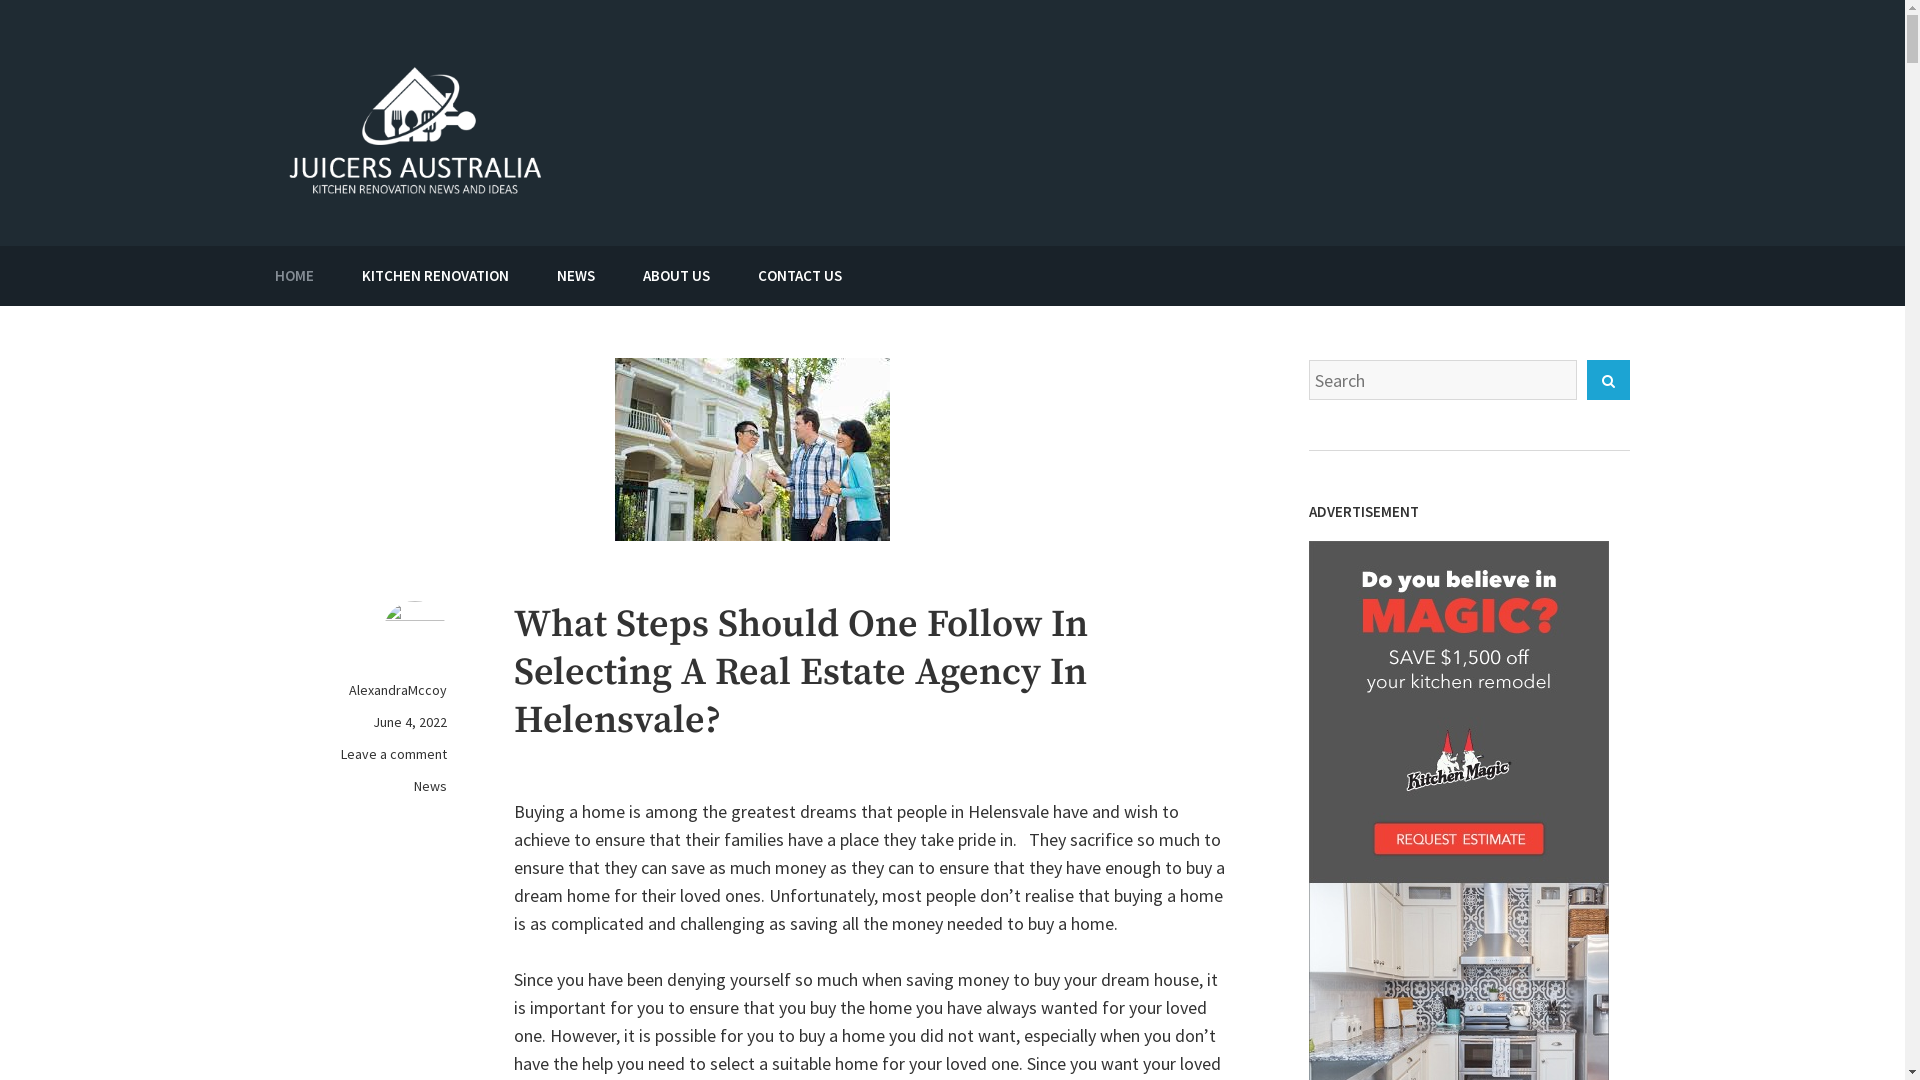 The width and height of the screenshot is (1920, 1080). Describe the element at coordinates (398, 689) in the screenshot. I see `'AlexandraMccoy'` at that location.